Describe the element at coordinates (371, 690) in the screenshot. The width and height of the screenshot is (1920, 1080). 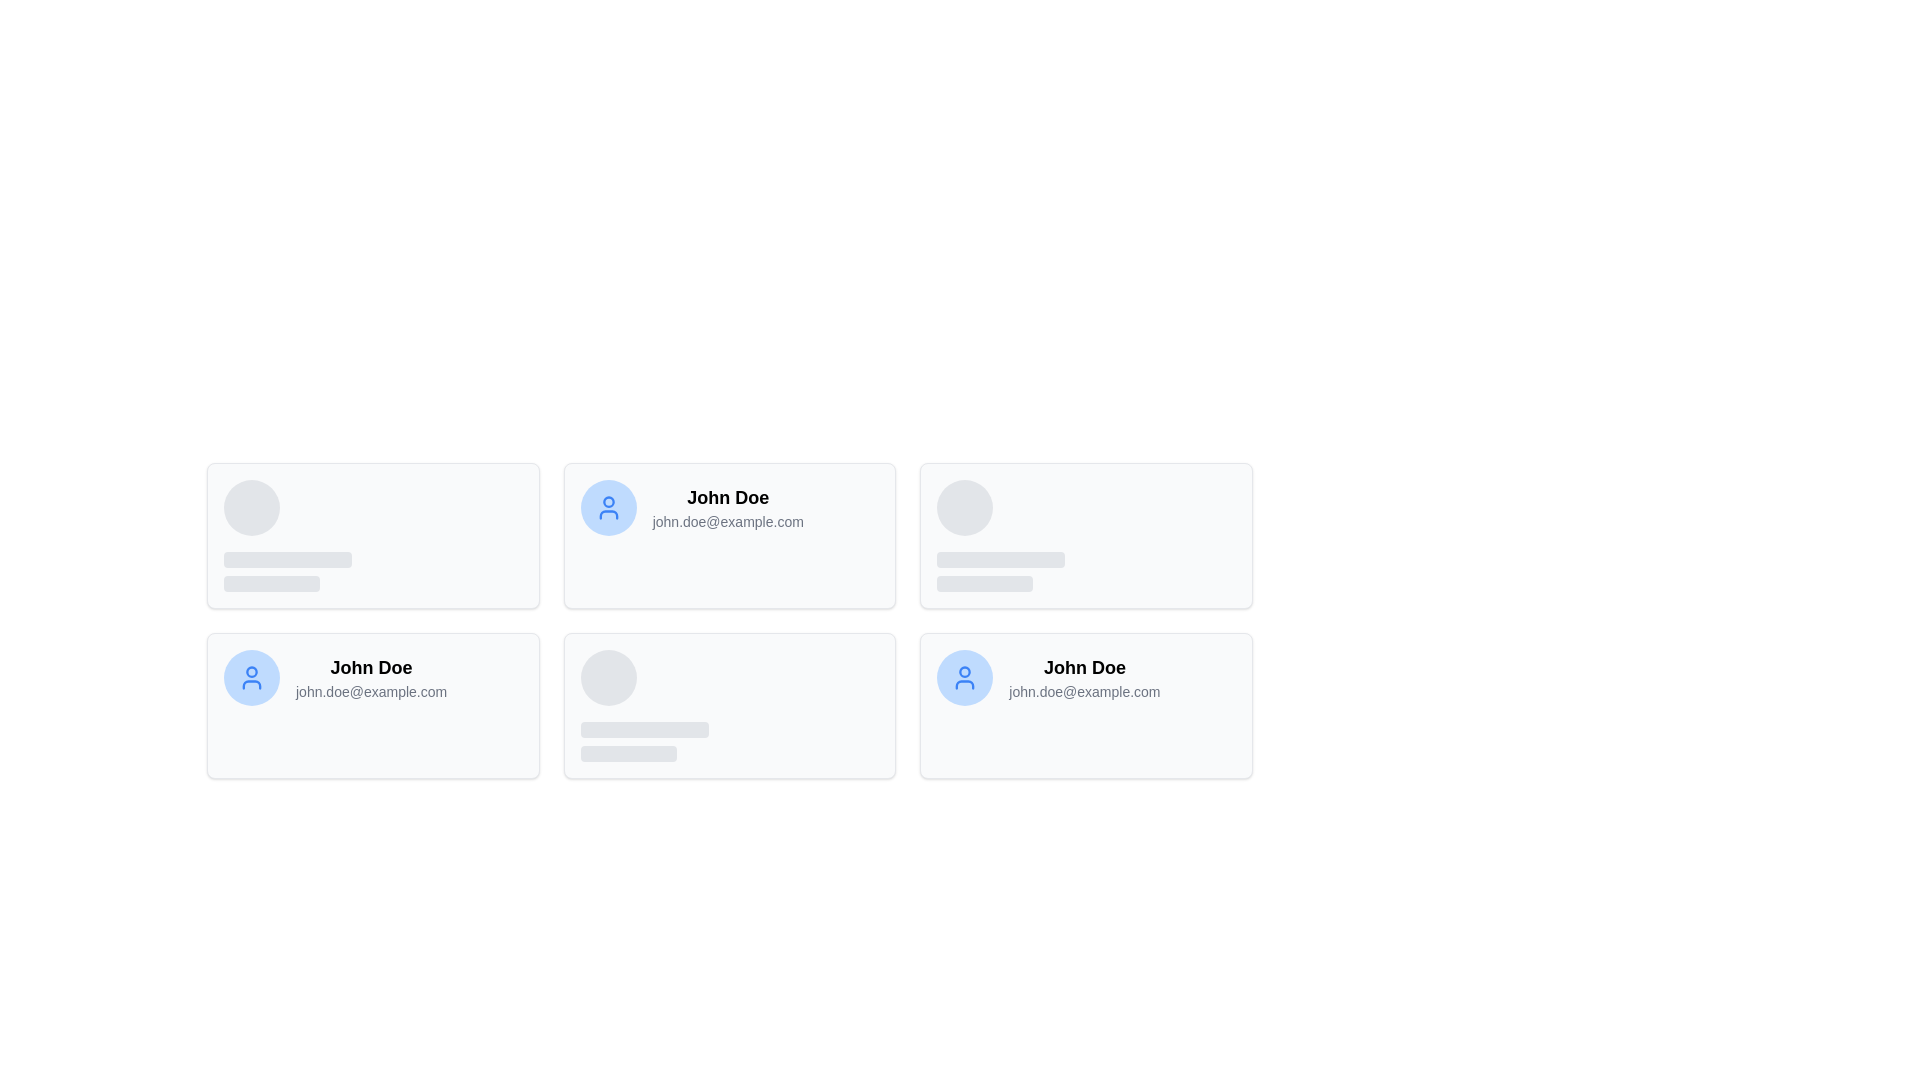
I see `the Text Label that conveys the email contact information of John Doe, located in the bottom-left of the card` at that location.